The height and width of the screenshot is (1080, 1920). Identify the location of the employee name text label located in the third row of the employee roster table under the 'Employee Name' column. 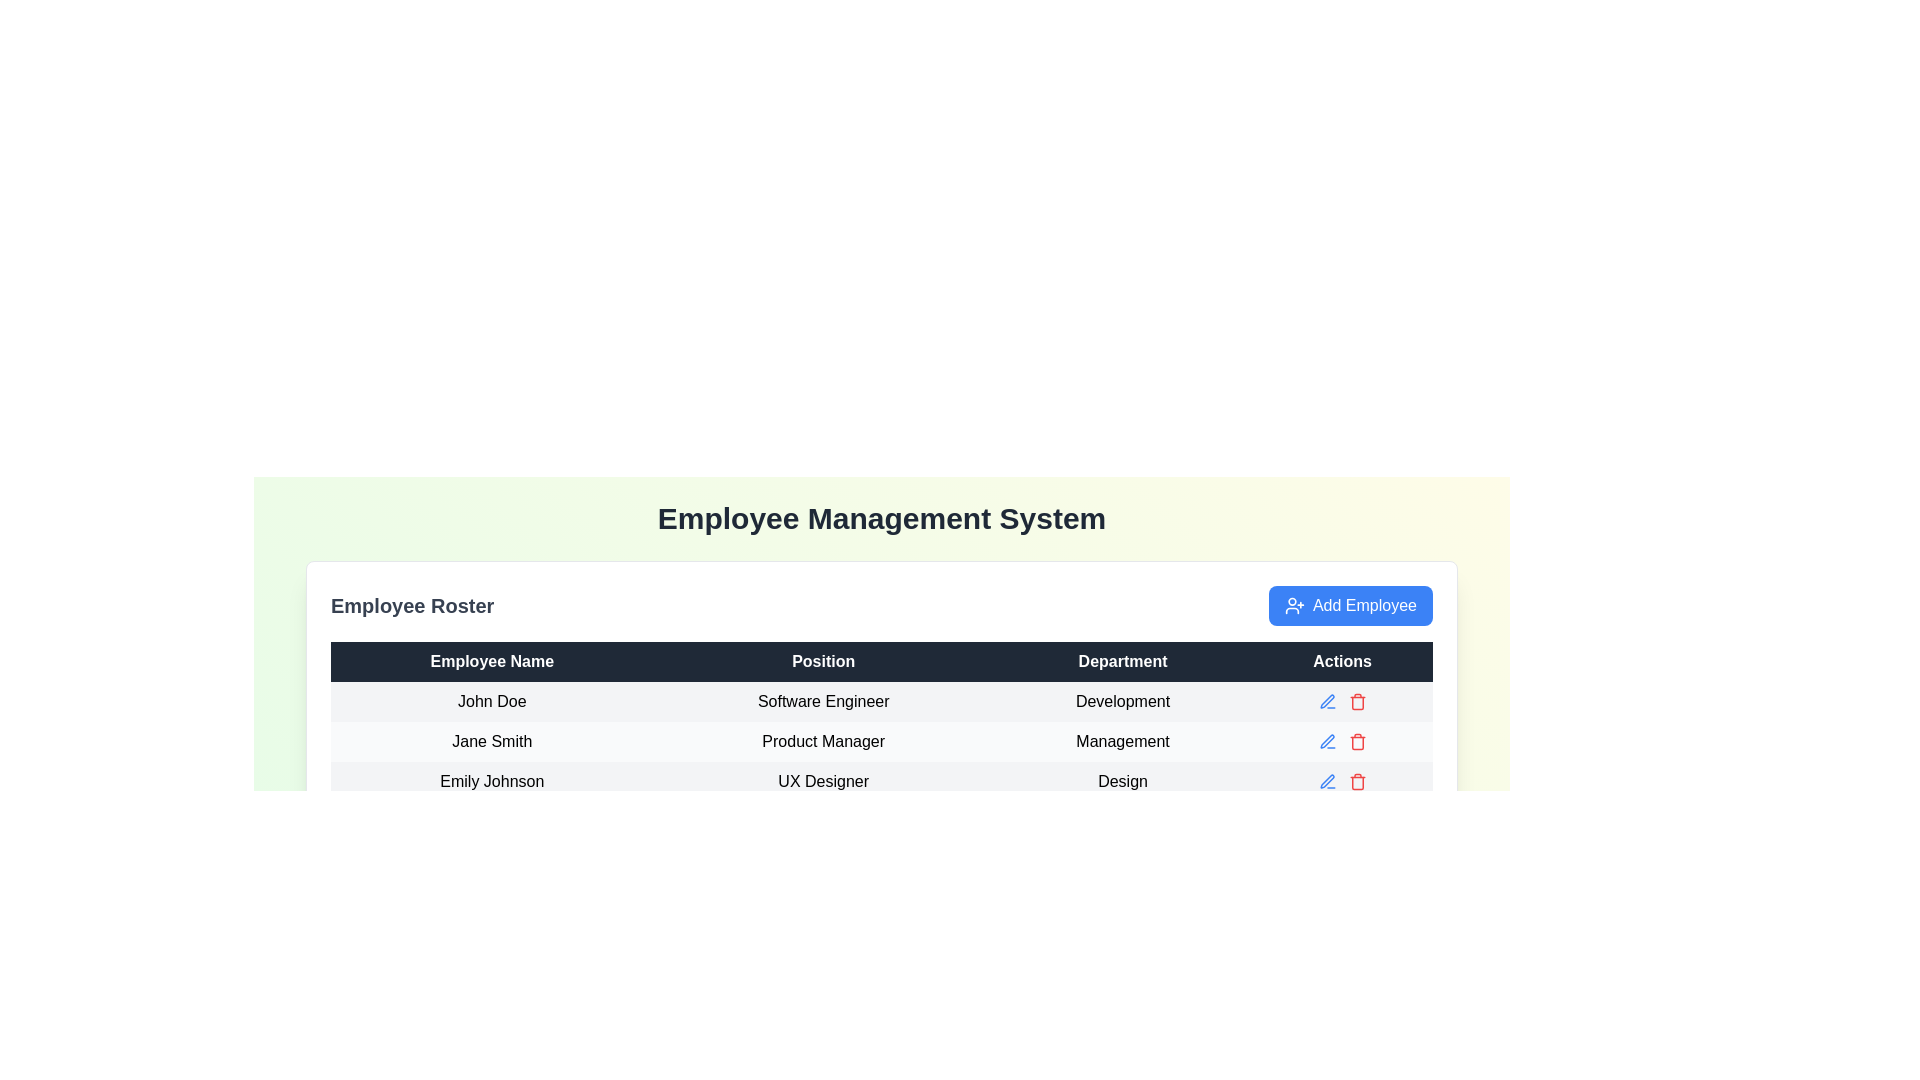
(492, 781).